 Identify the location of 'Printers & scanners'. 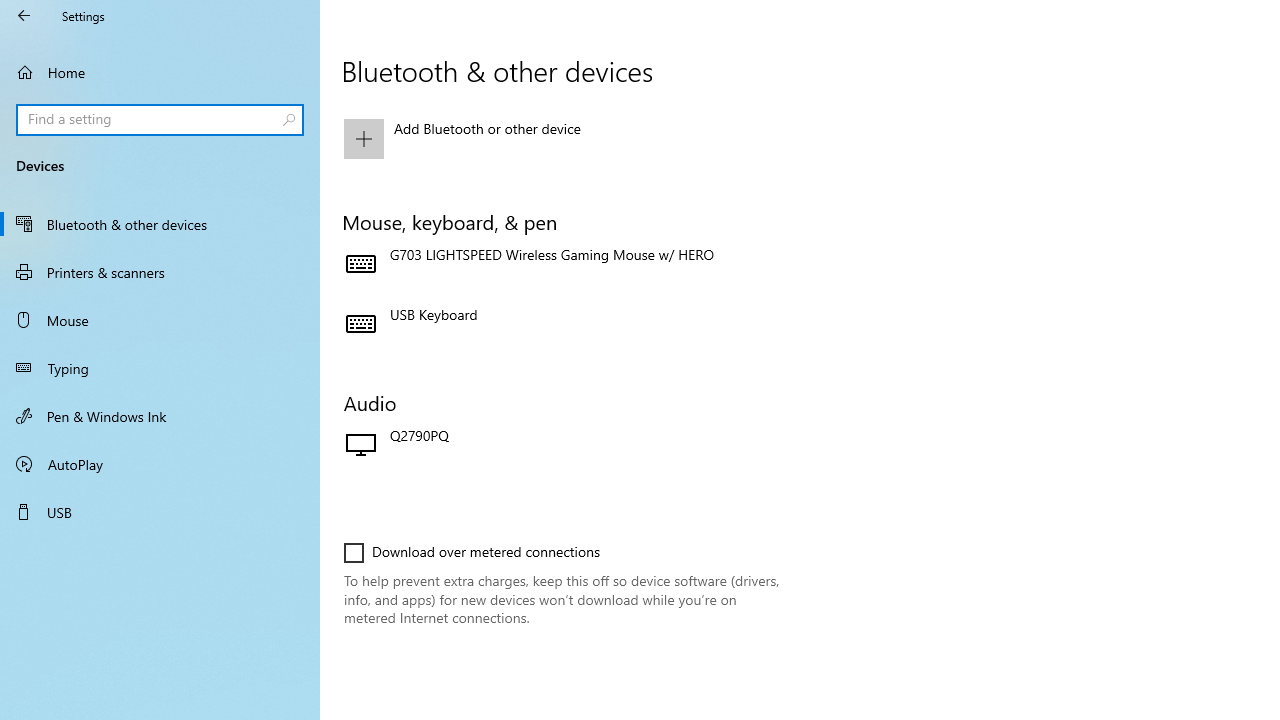
(160, 271).